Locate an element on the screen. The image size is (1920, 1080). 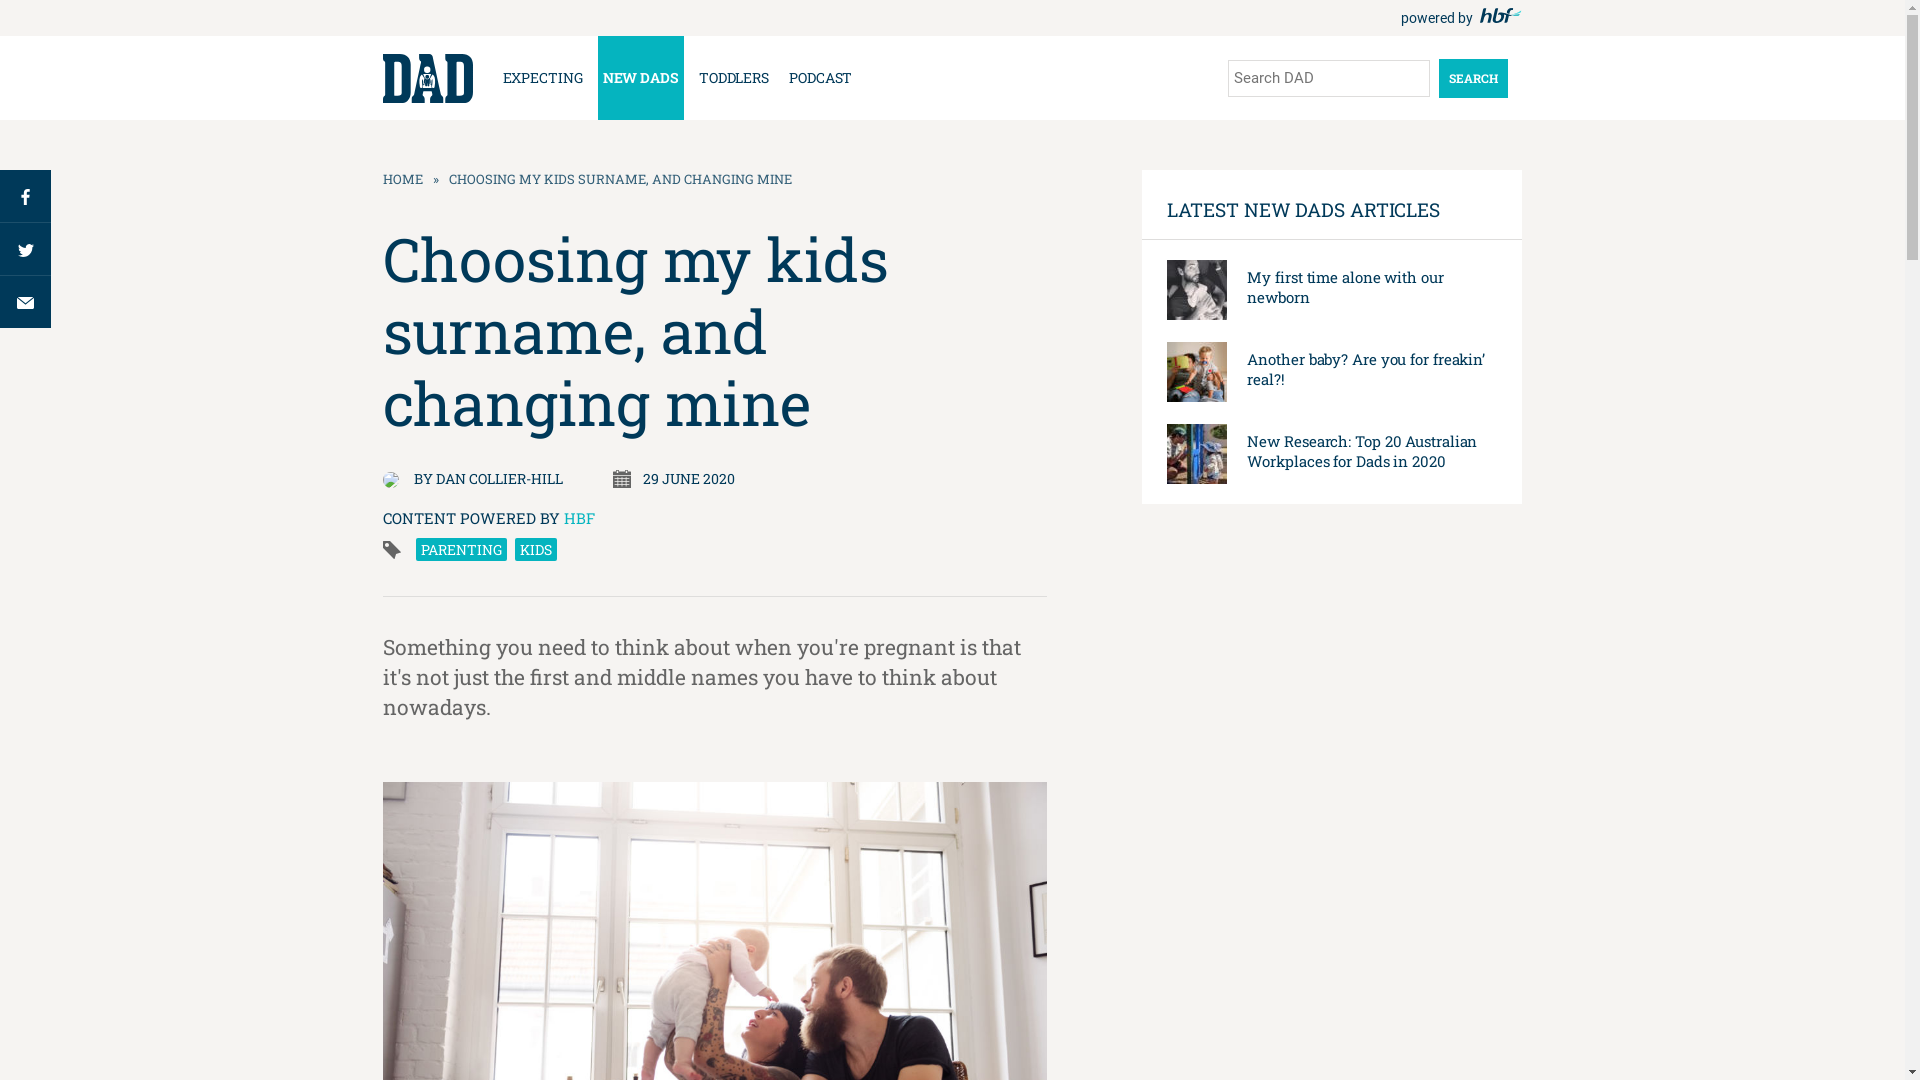
'PODCAST' is located at coordinates (782, 76).